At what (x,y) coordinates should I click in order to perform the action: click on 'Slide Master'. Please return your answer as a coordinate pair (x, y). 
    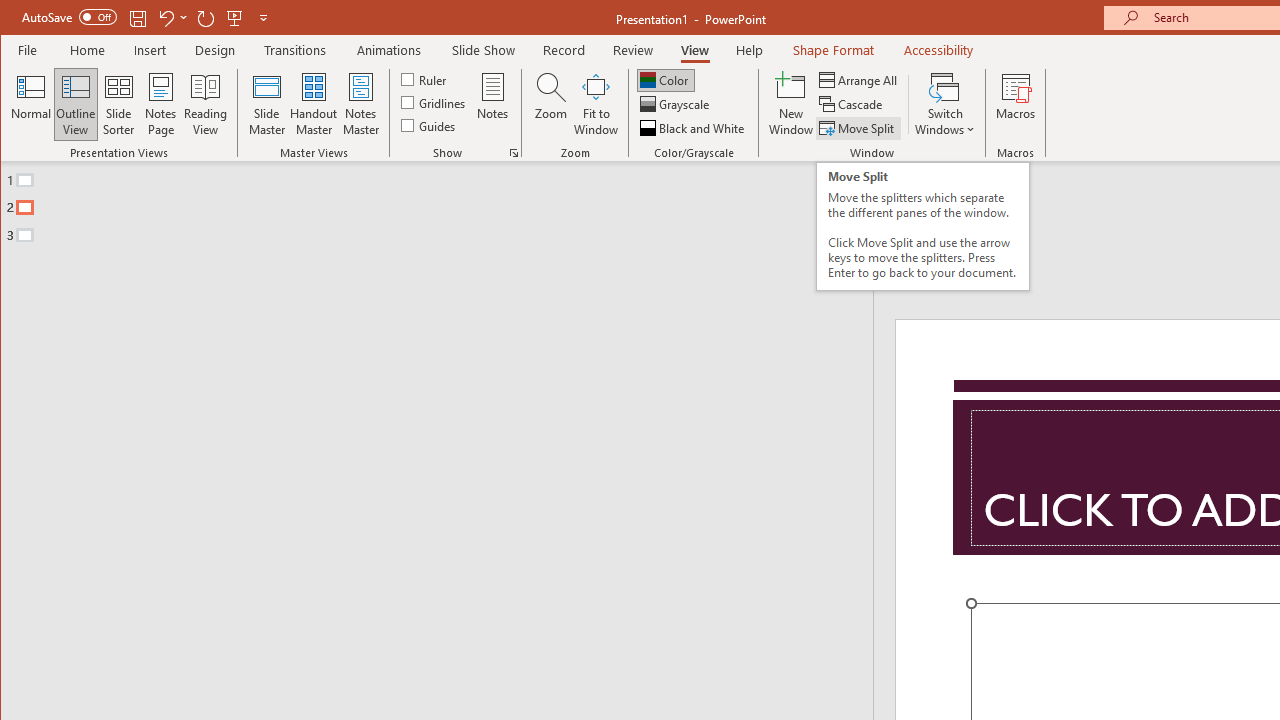
    Looking at the image, I should click on (265, 104).